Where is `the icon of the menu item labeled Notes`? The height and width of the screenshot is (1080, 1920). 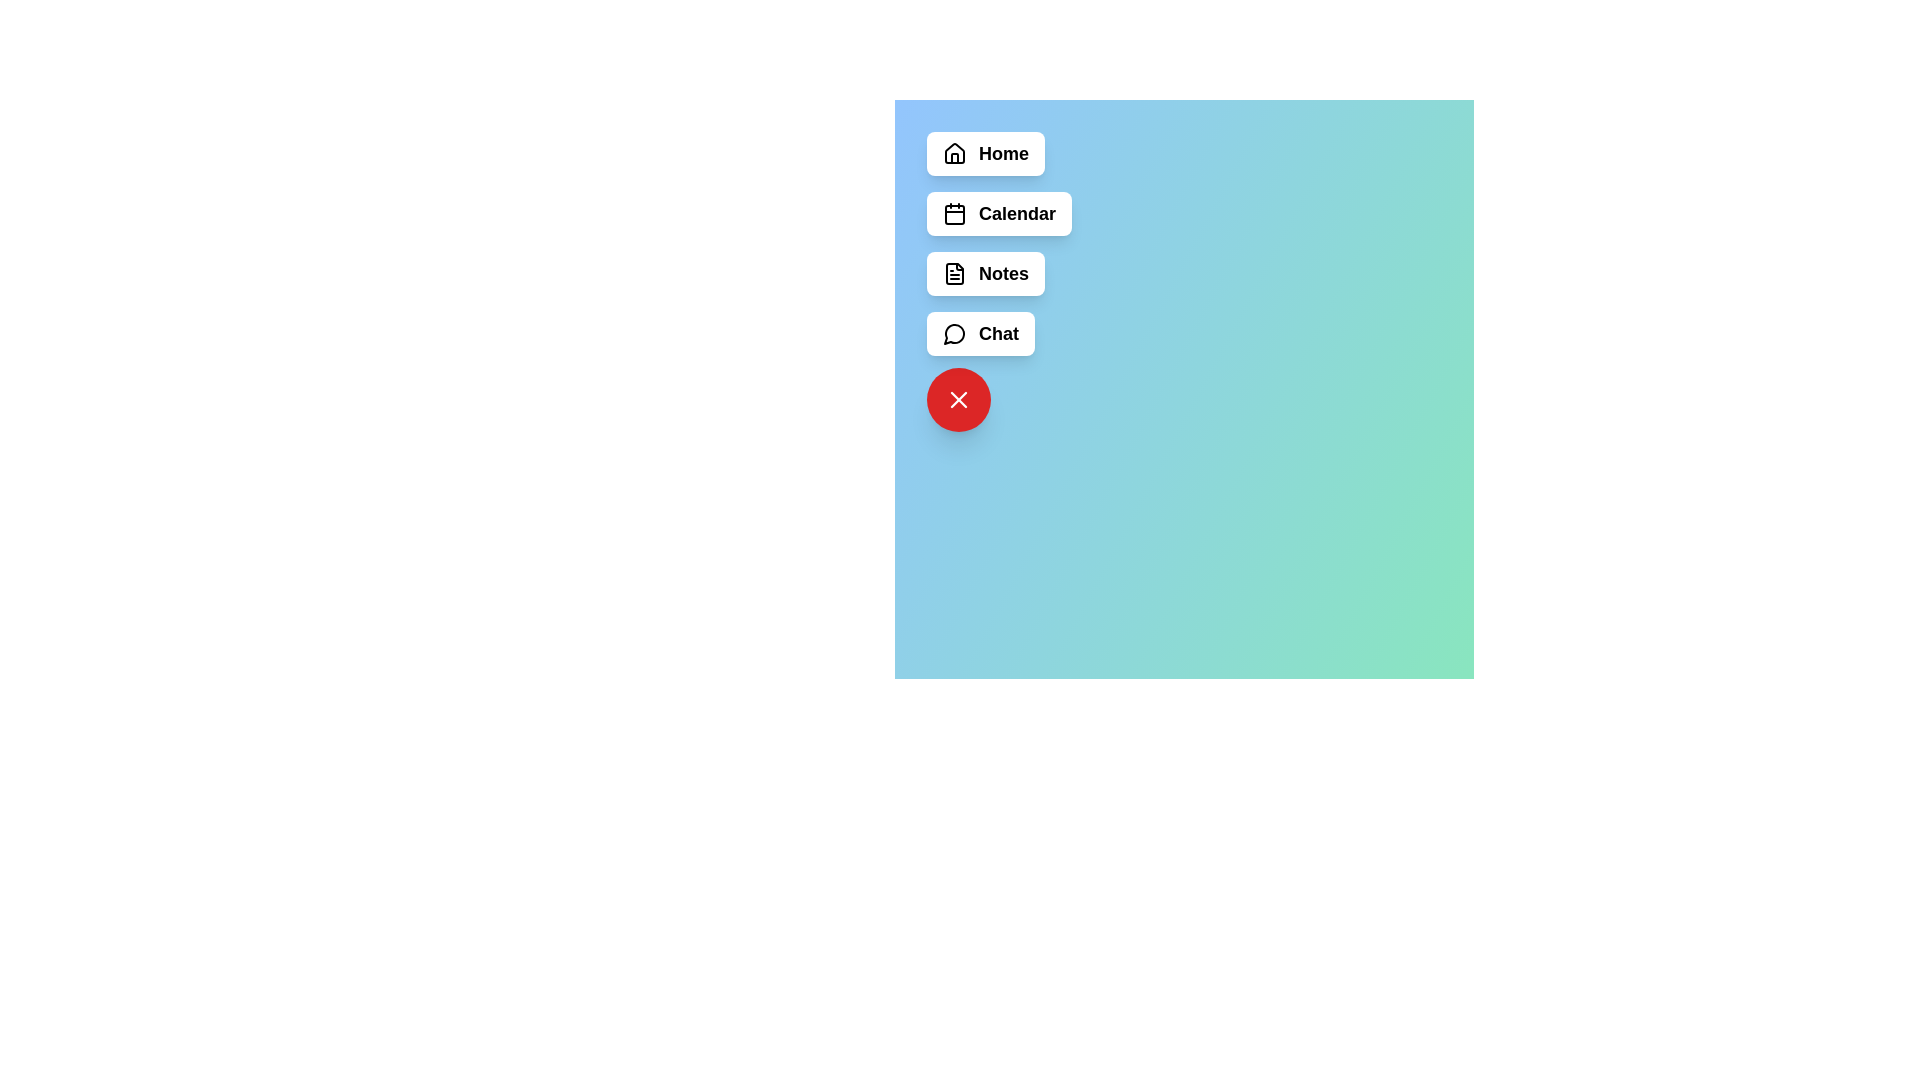
the icon of the menu item labeled Notes is located at coordinates (954, 273).